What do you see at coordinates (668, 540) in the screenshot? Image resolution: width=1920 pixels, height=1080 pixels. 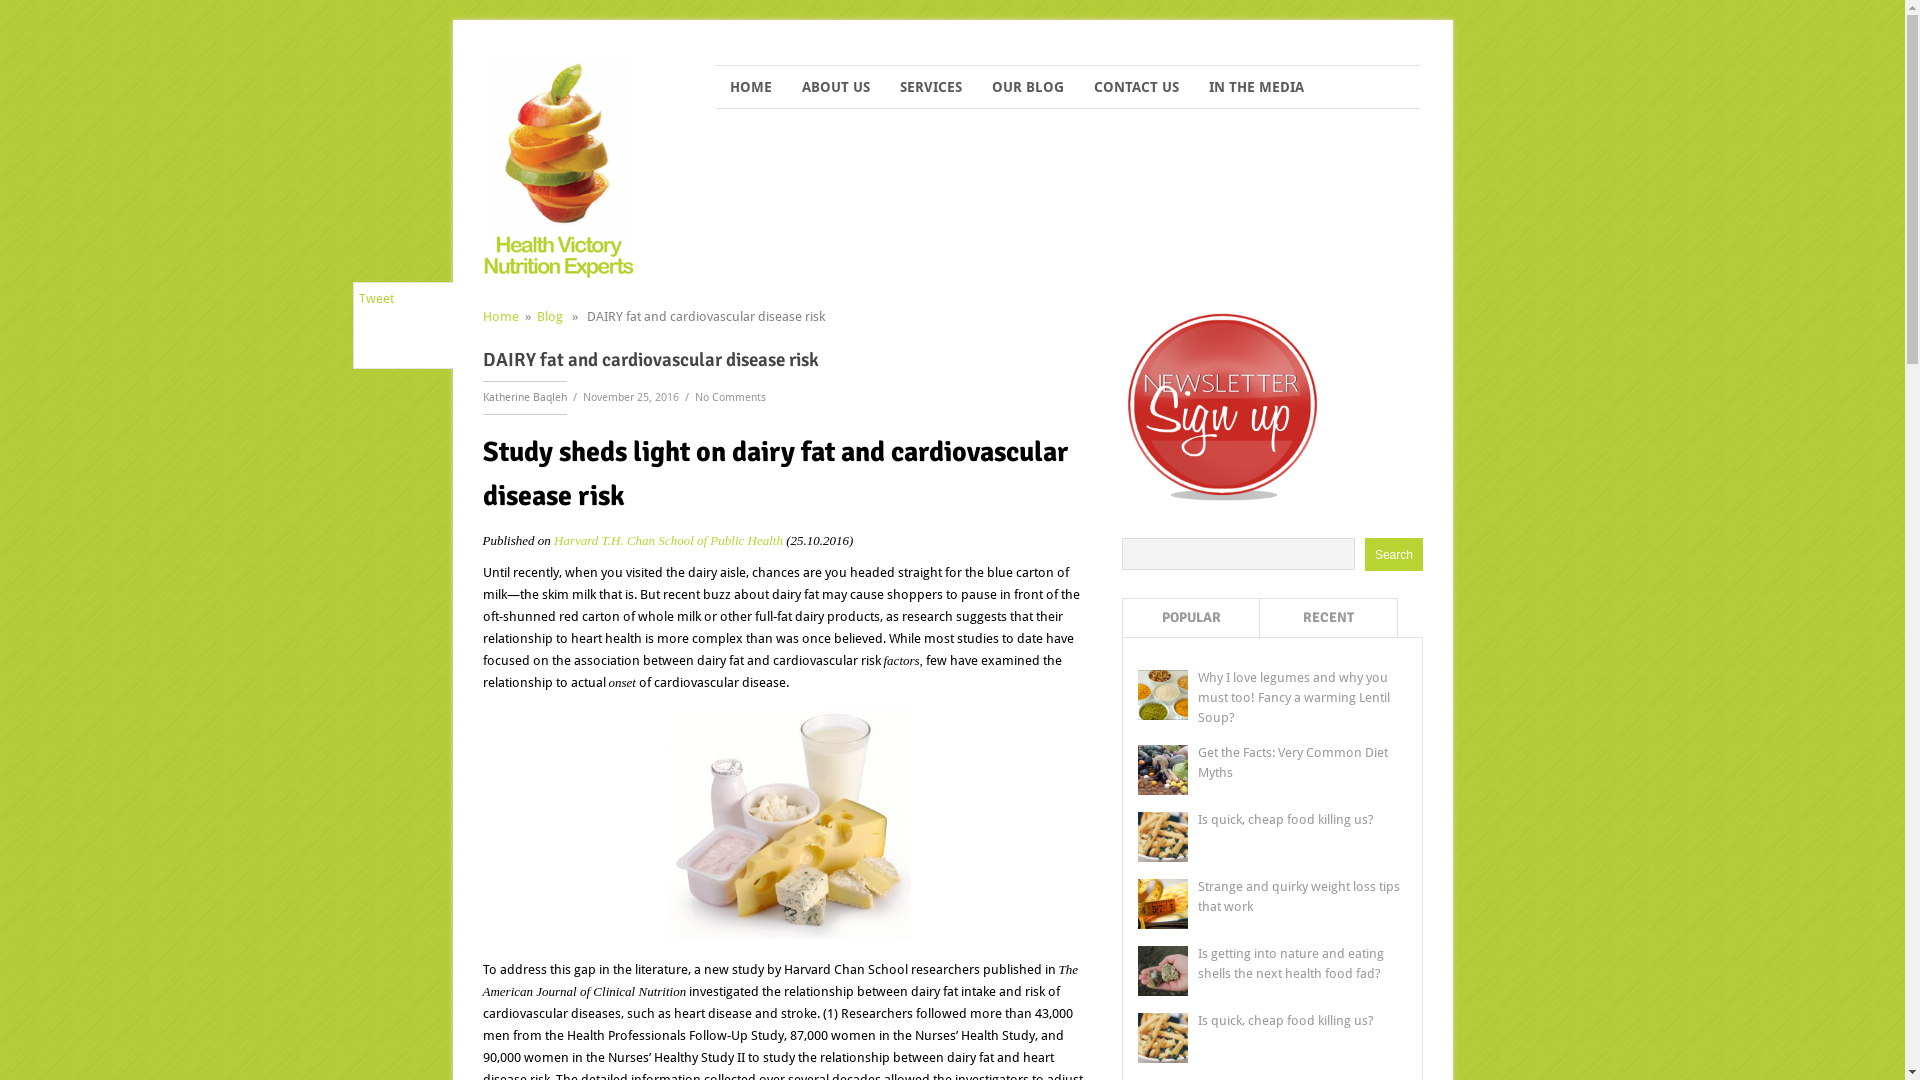 I see `'Harvard T.H. Chan School of Public Health'` at bounding box center [668, 540].